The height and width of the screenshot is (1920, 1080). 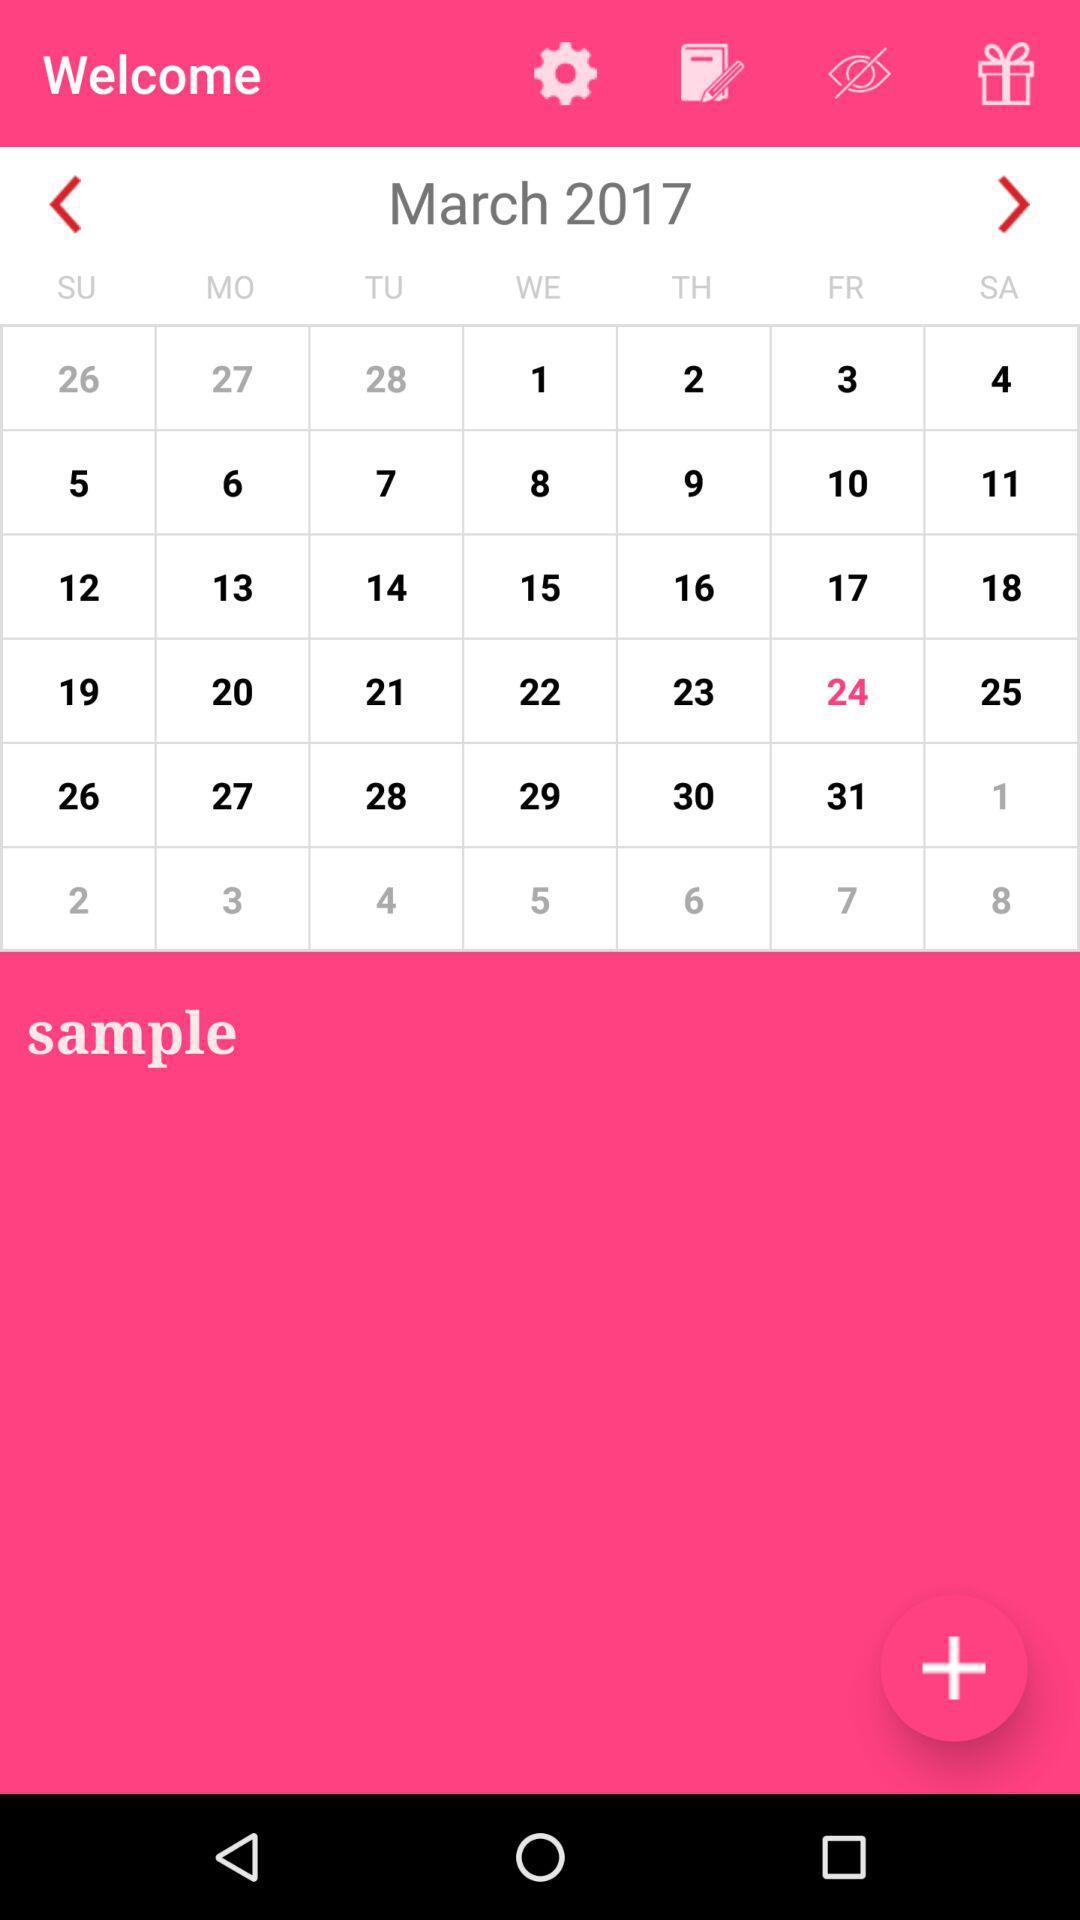 What do you see at coordinates (565, 73) in the screenshot?
I see `the app next to the welcome` at bounding box center [565, 73].